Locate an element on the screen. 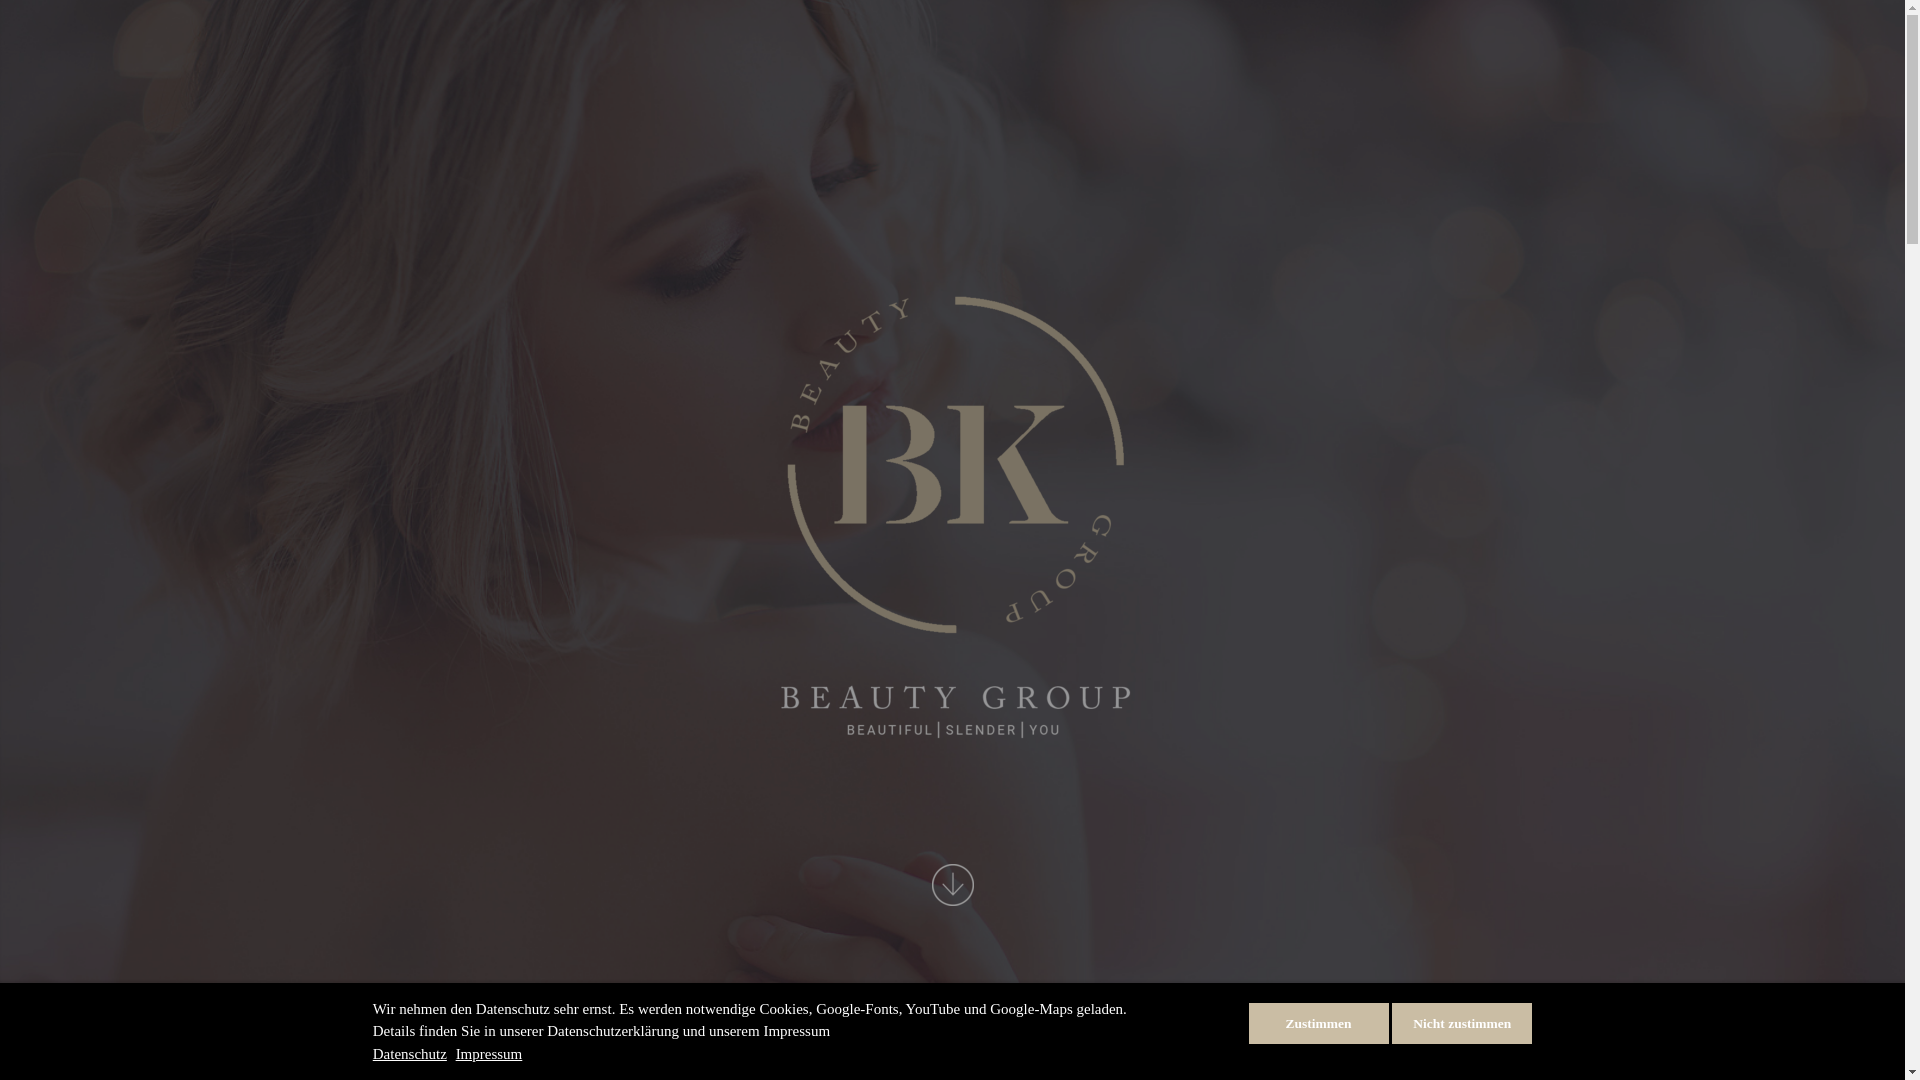  'Datenschutz' is located at coordinates (408, 1052).